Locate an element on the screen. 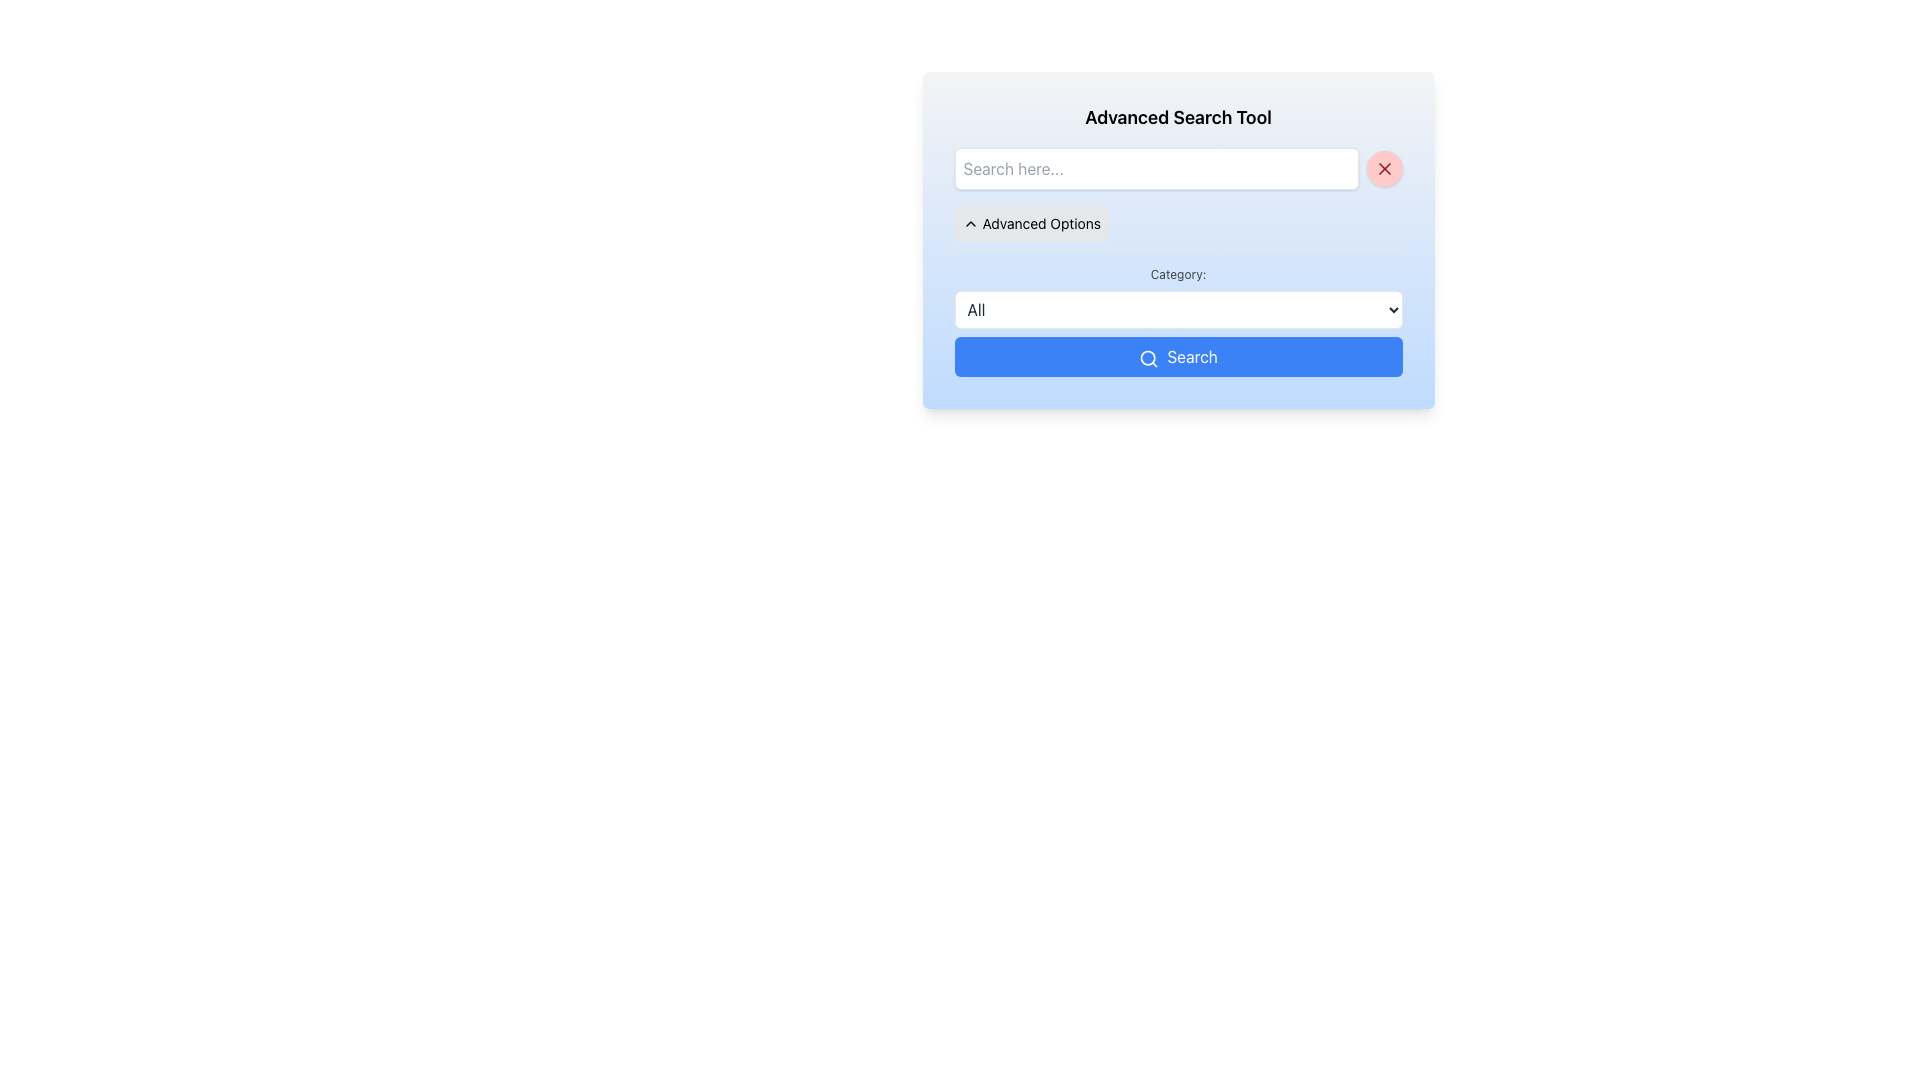  the prominent header text labeled 'Advanced Search Tool' that is styled with a bold font and located within a blue gradient background card is located at coordinates (1178, 118).